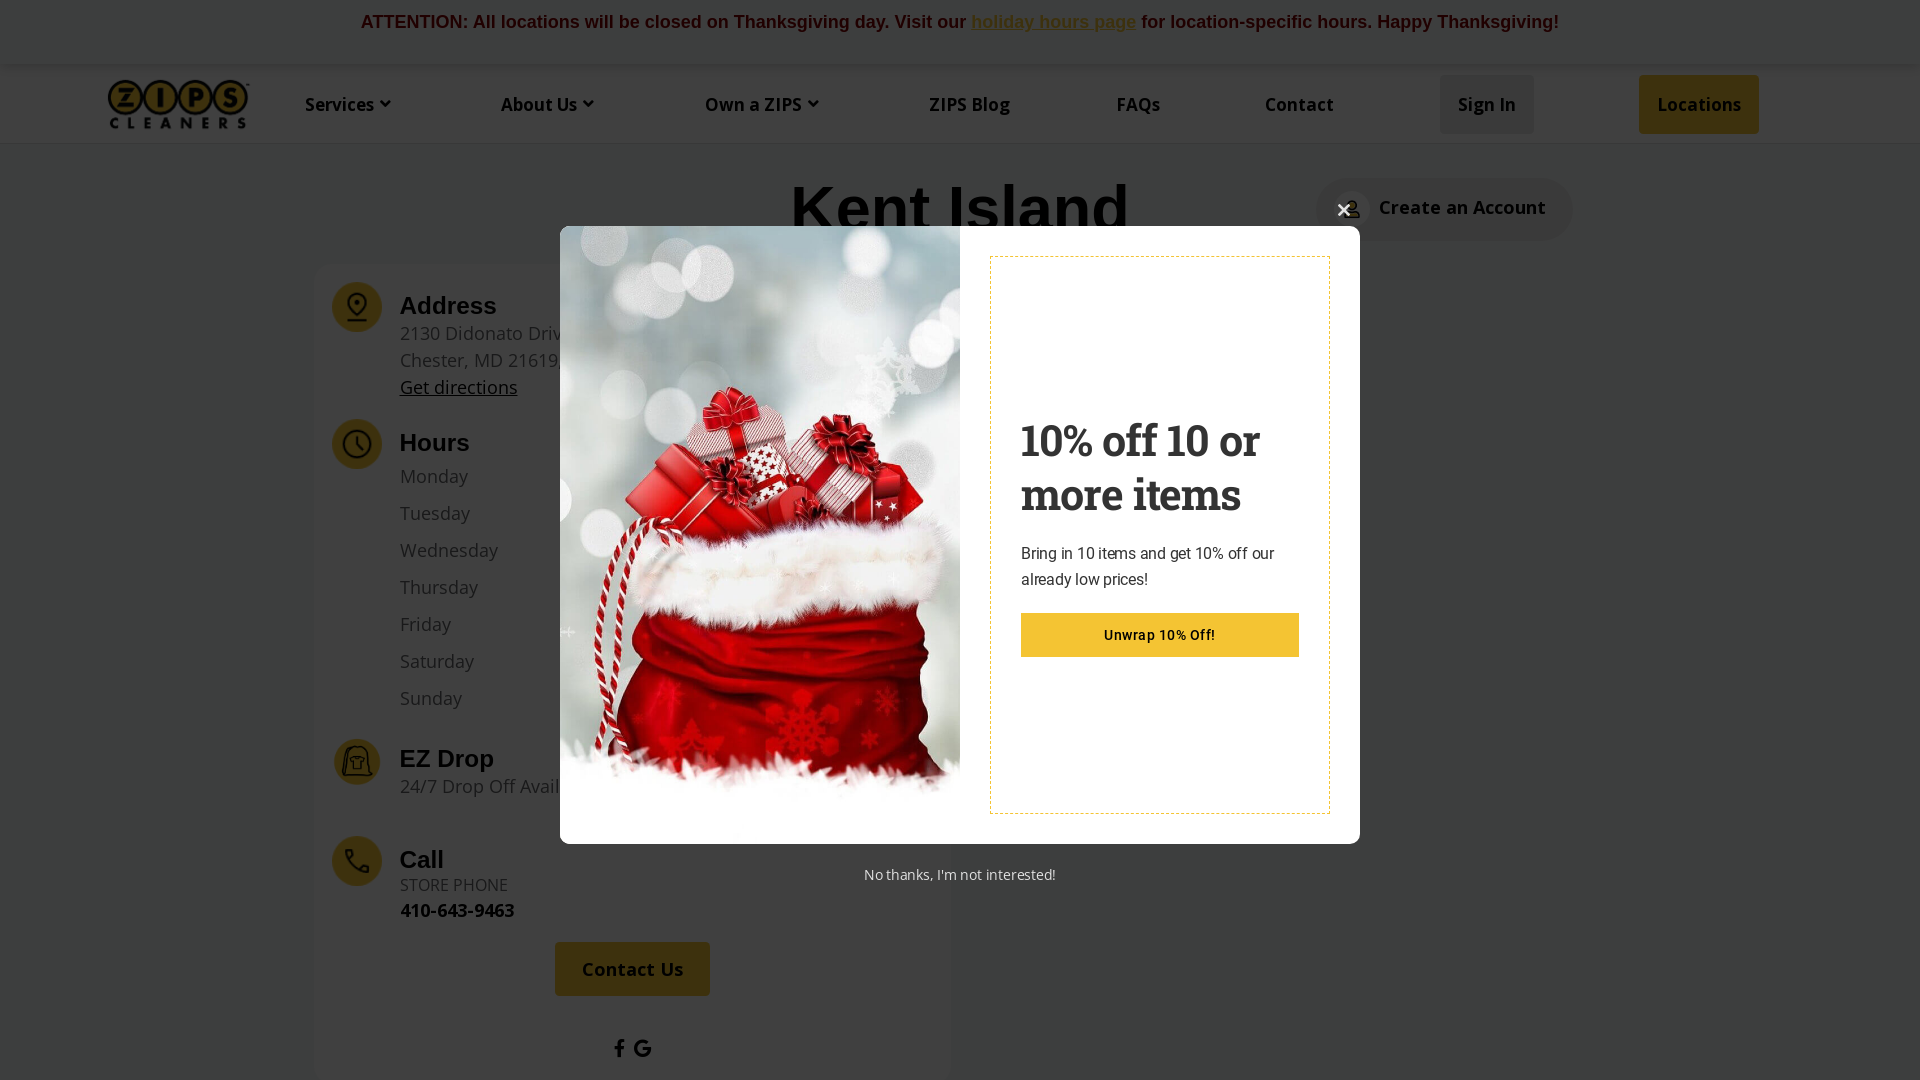 Image resolution: width=1920 pixels, height=1080 pixels. I want to click on 'Visit Google profile for this location', so click(642, 1047).